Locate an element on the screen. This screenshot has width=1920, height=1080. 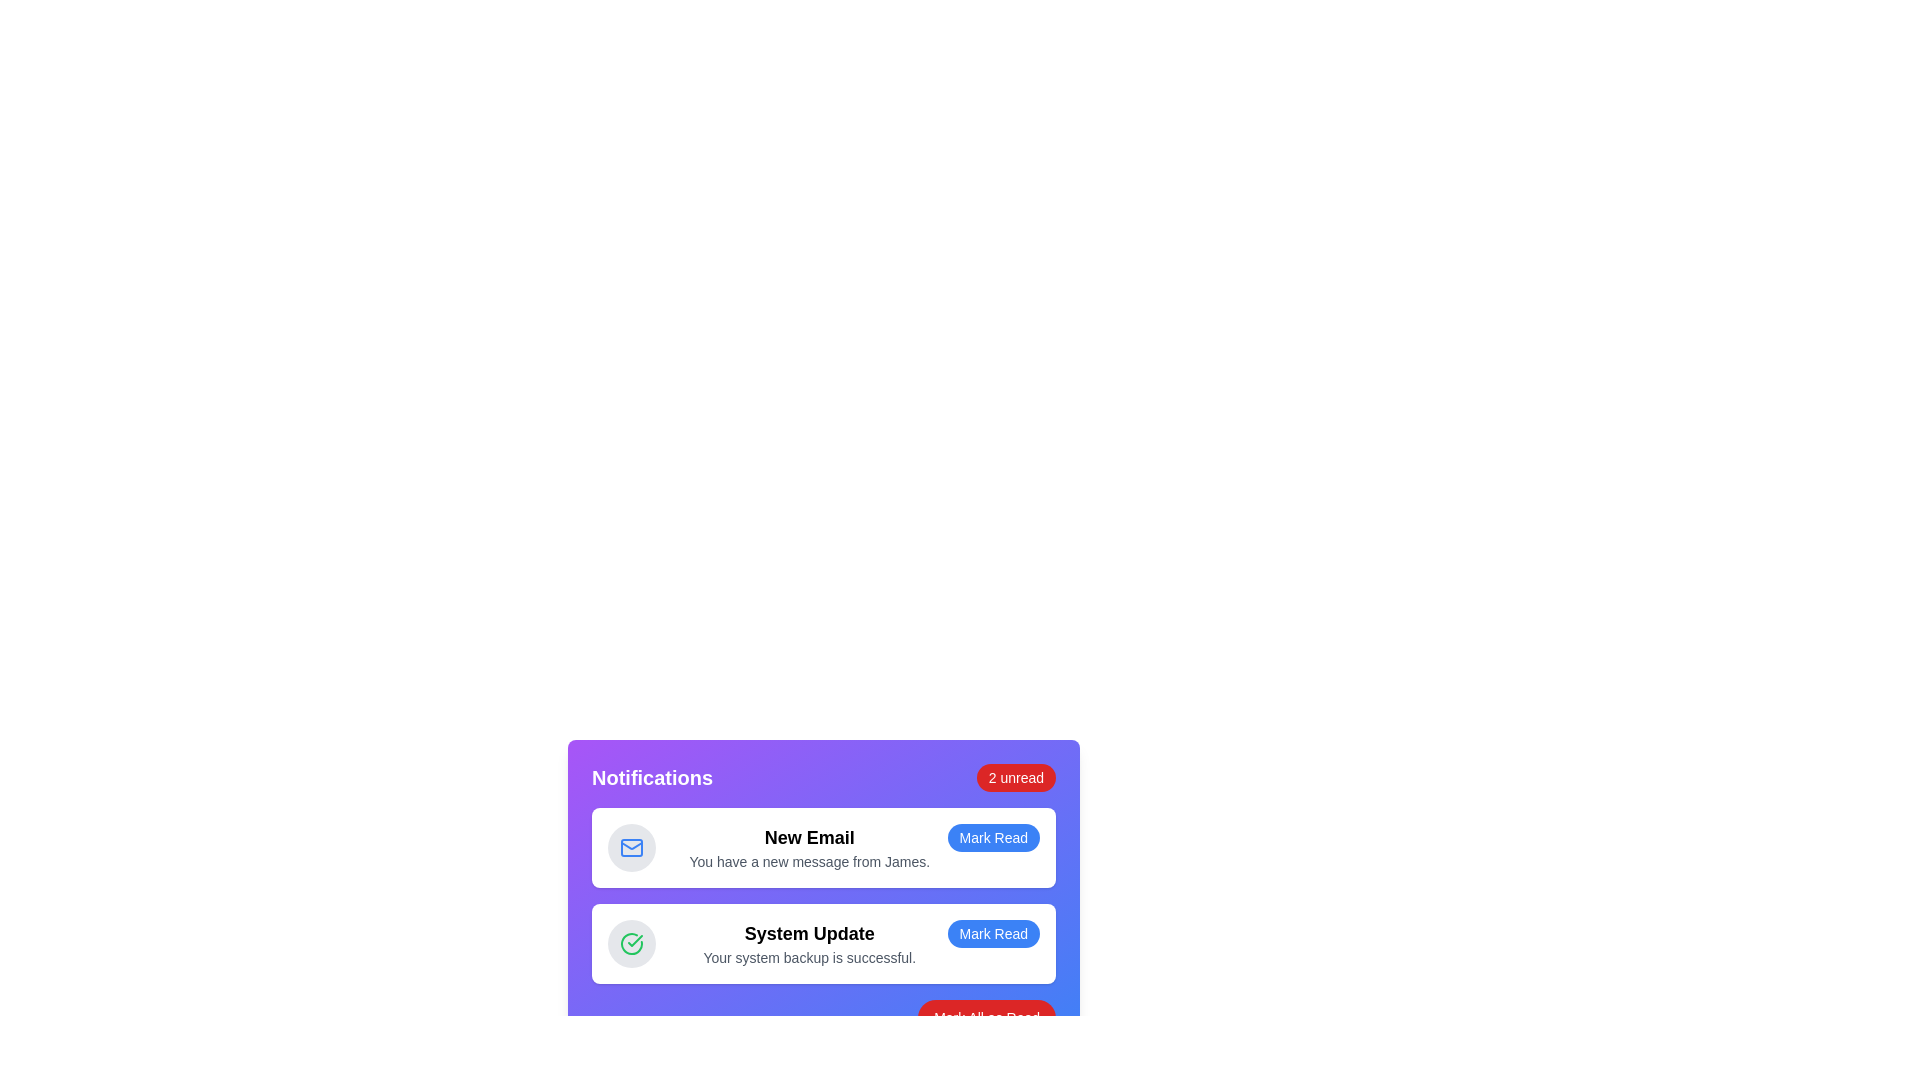
text content of the notification card located at the top of the content area, which includes a title and a short description about a new email is located at coordinates (809, 848).